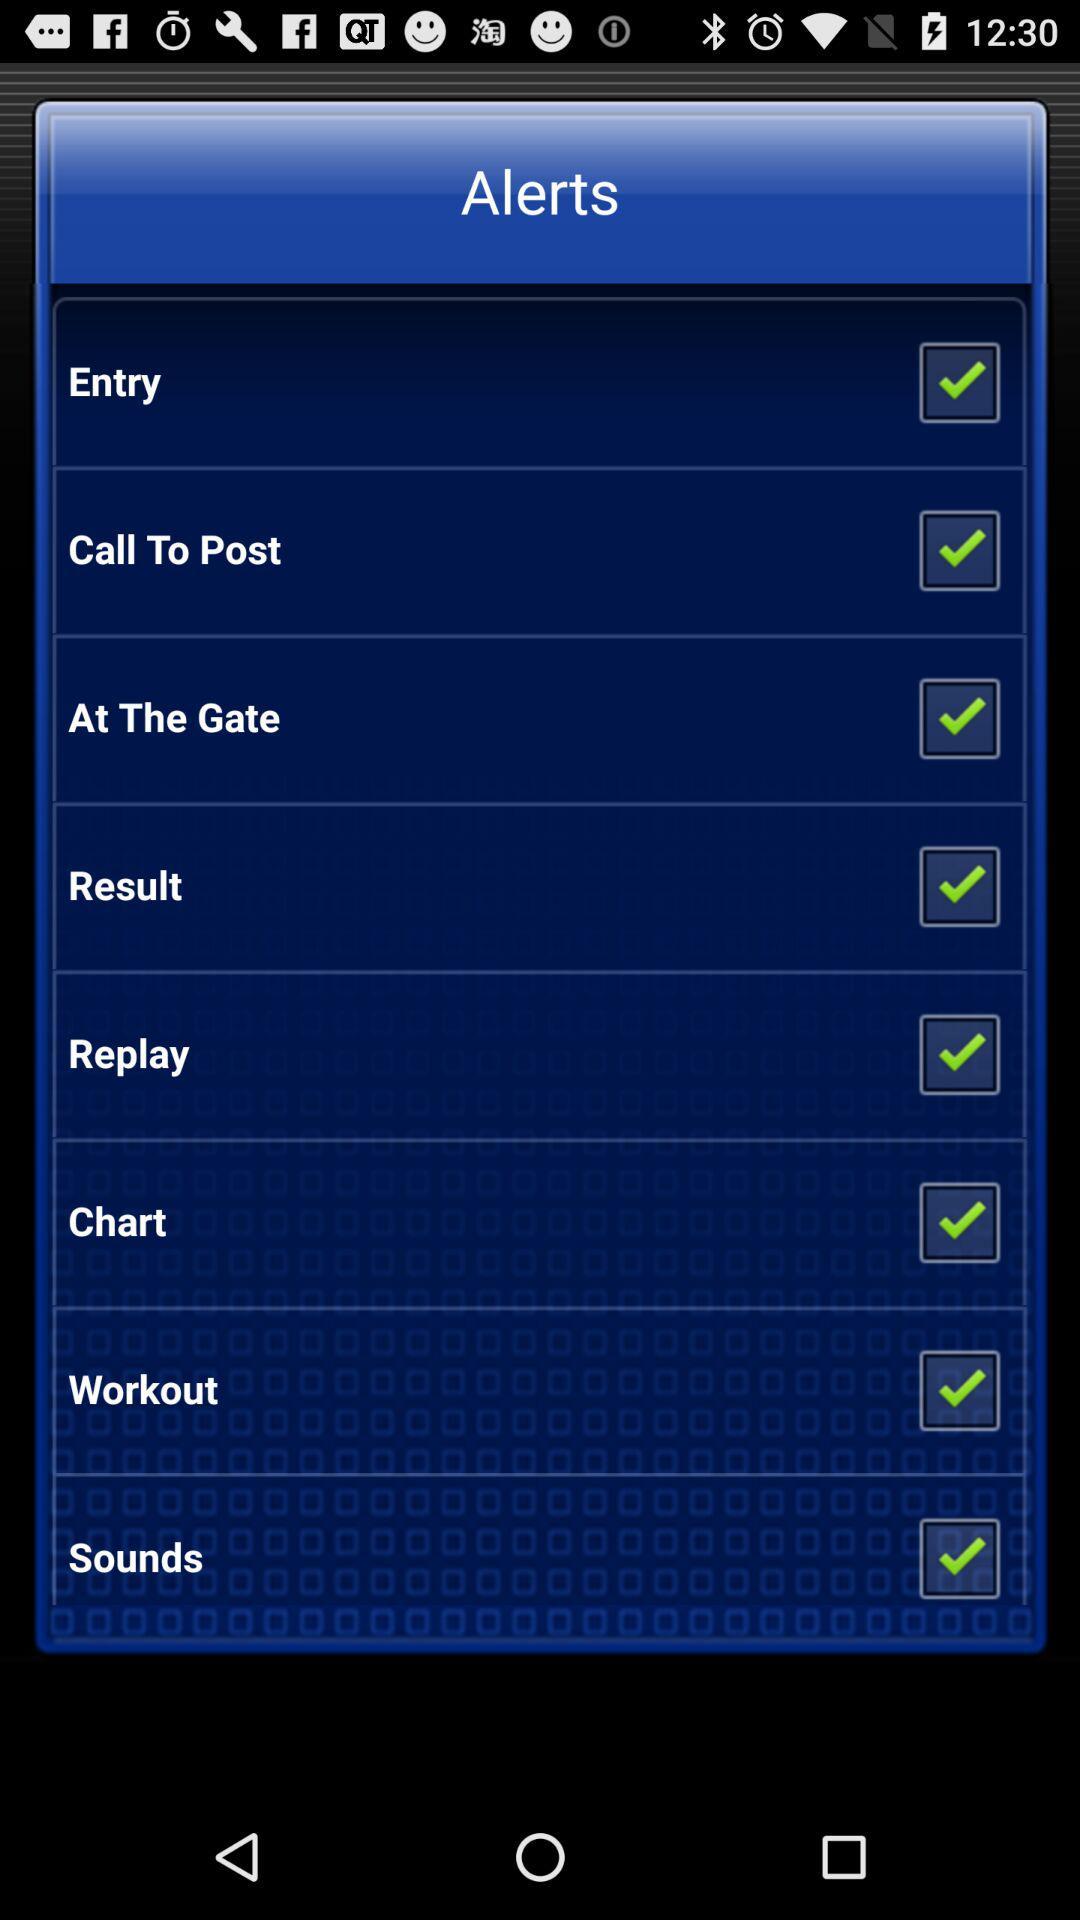 This screenshot has height=1920, width=1080. Describe the element at coordinates (957, 1387) in the screenshot. I see `toggles whether to get alerts concering workouts` at that location.